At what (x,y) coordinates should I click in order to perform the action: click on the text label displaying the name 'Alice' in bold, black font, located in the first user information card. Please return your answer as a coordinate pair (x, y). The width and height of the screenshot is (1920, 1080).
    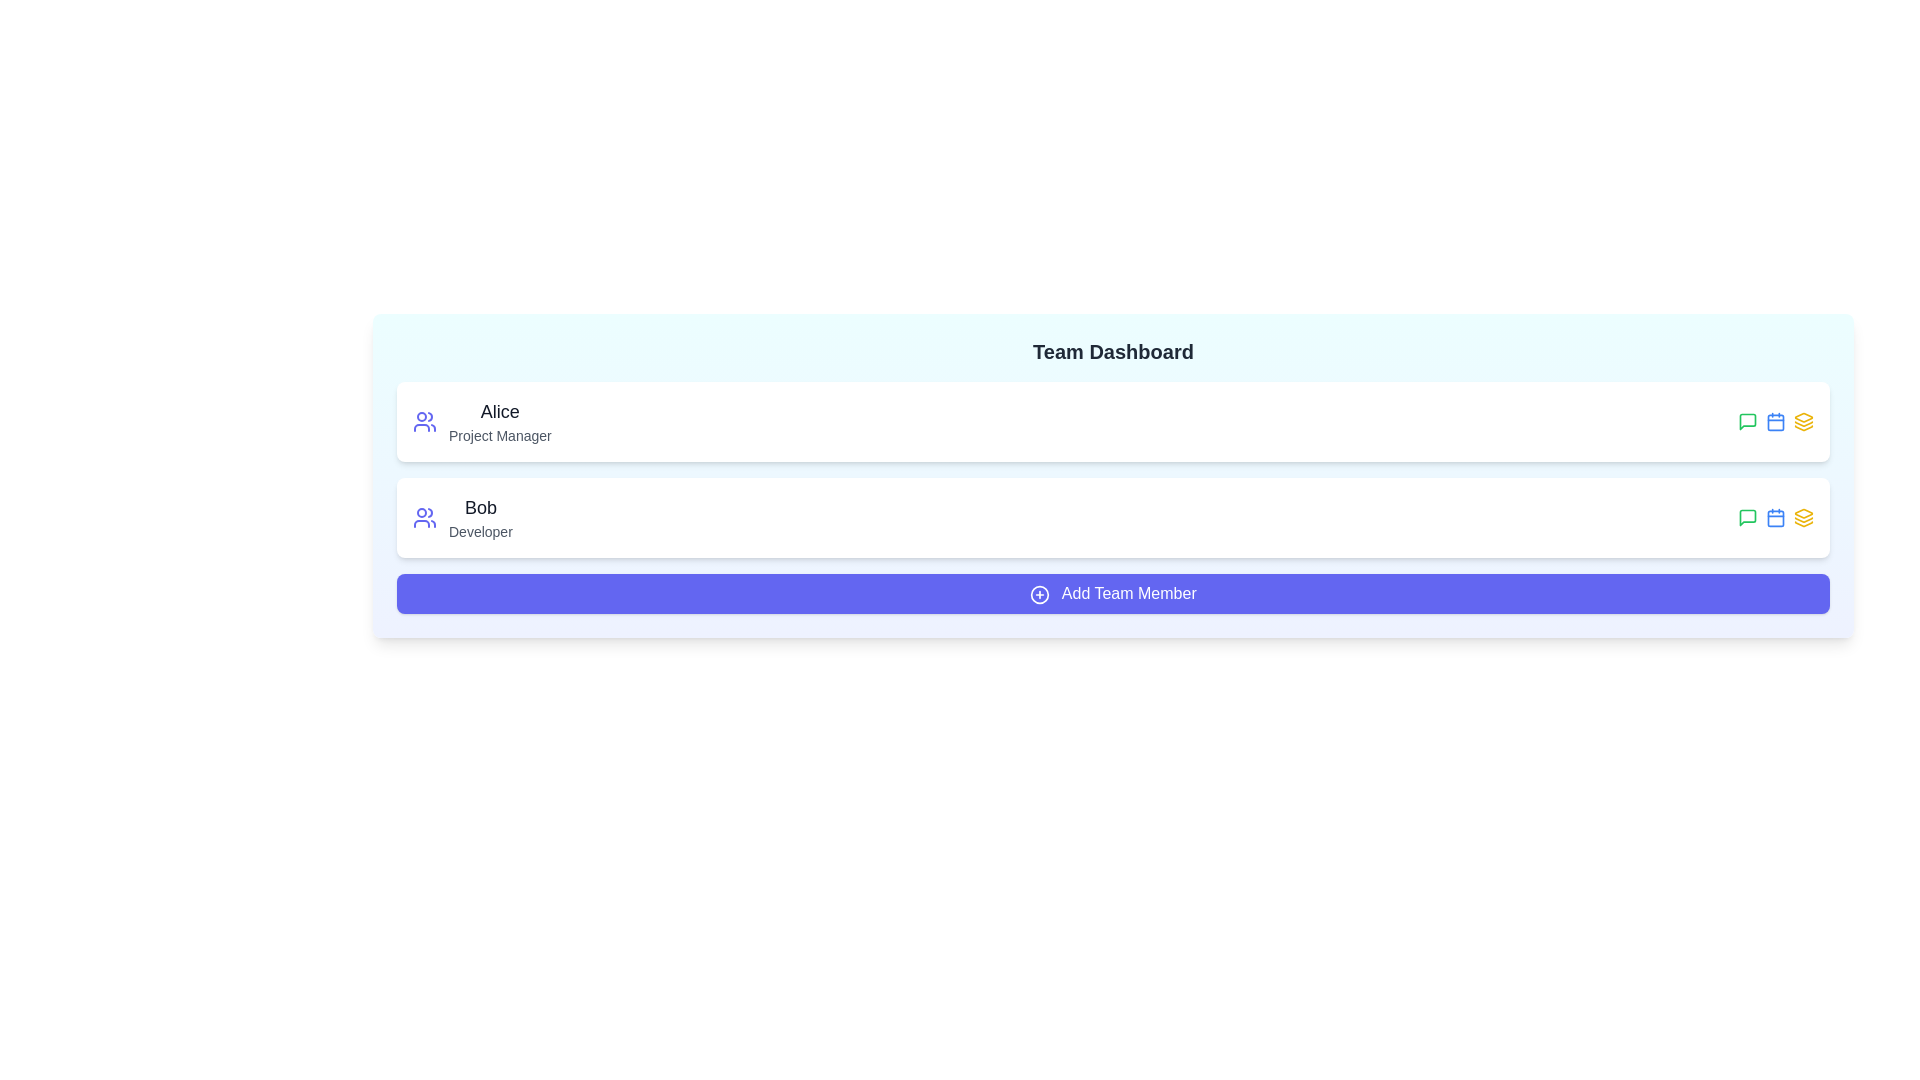
    Looking at the image, I should click on (500, 411).